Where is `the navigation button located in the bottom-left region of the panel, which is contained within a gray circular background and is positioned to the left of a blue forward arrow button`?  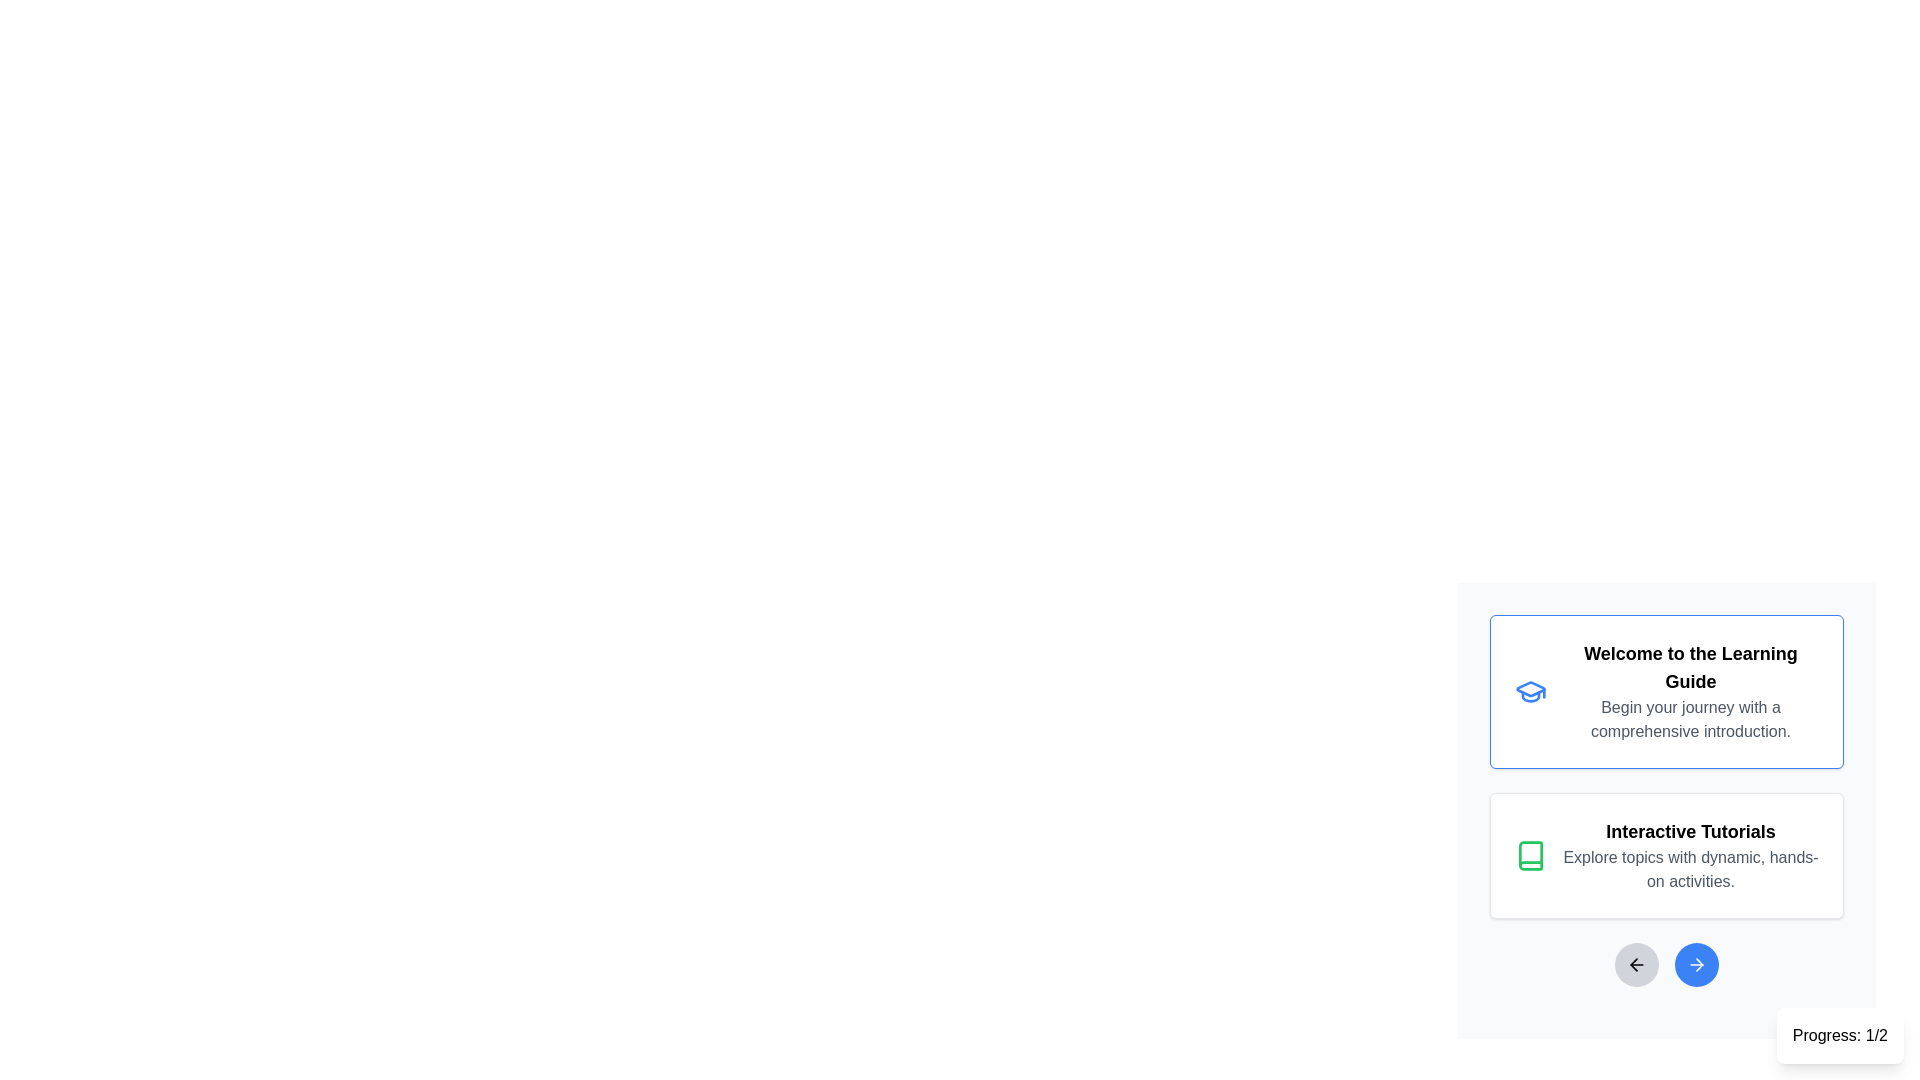 the navigation button located in the bottom-left region of the panel, which is contained within a gray circular background and is positioned to the left of a blue forward arrow button is located at coordinates (1636, 963).